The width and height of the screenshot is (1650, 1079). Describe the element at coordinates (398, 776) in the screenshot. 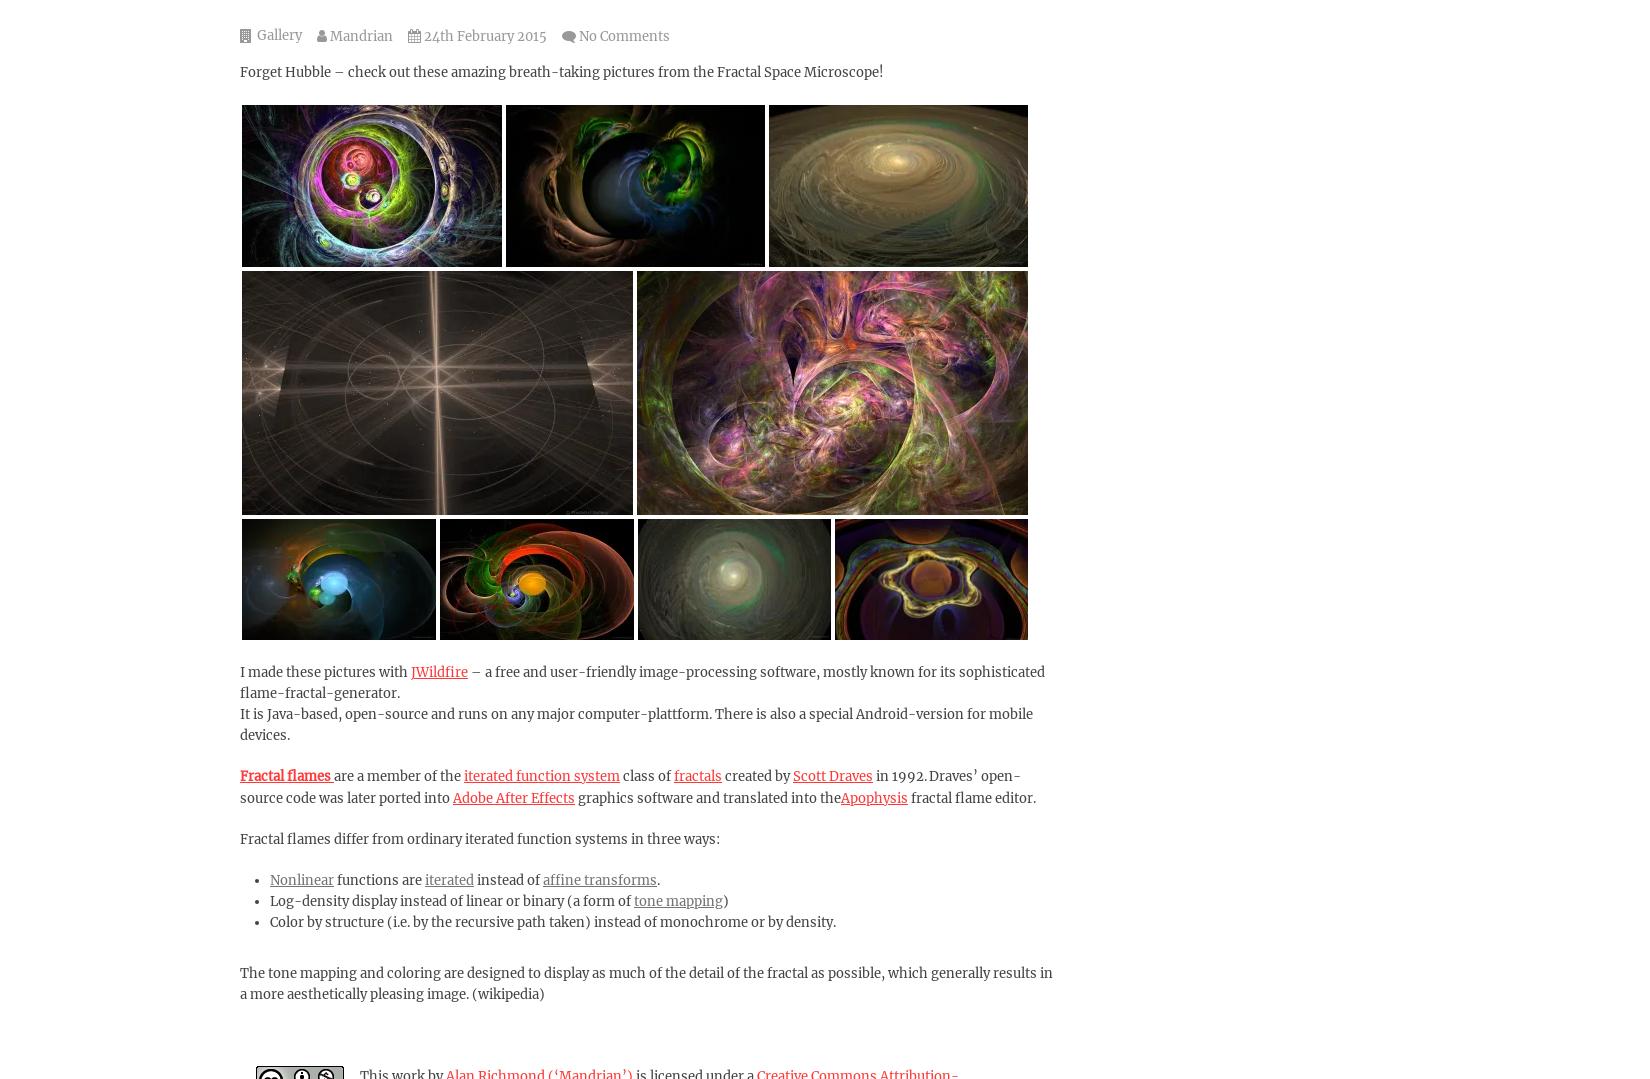

I see `'are a member of the'` at that location.